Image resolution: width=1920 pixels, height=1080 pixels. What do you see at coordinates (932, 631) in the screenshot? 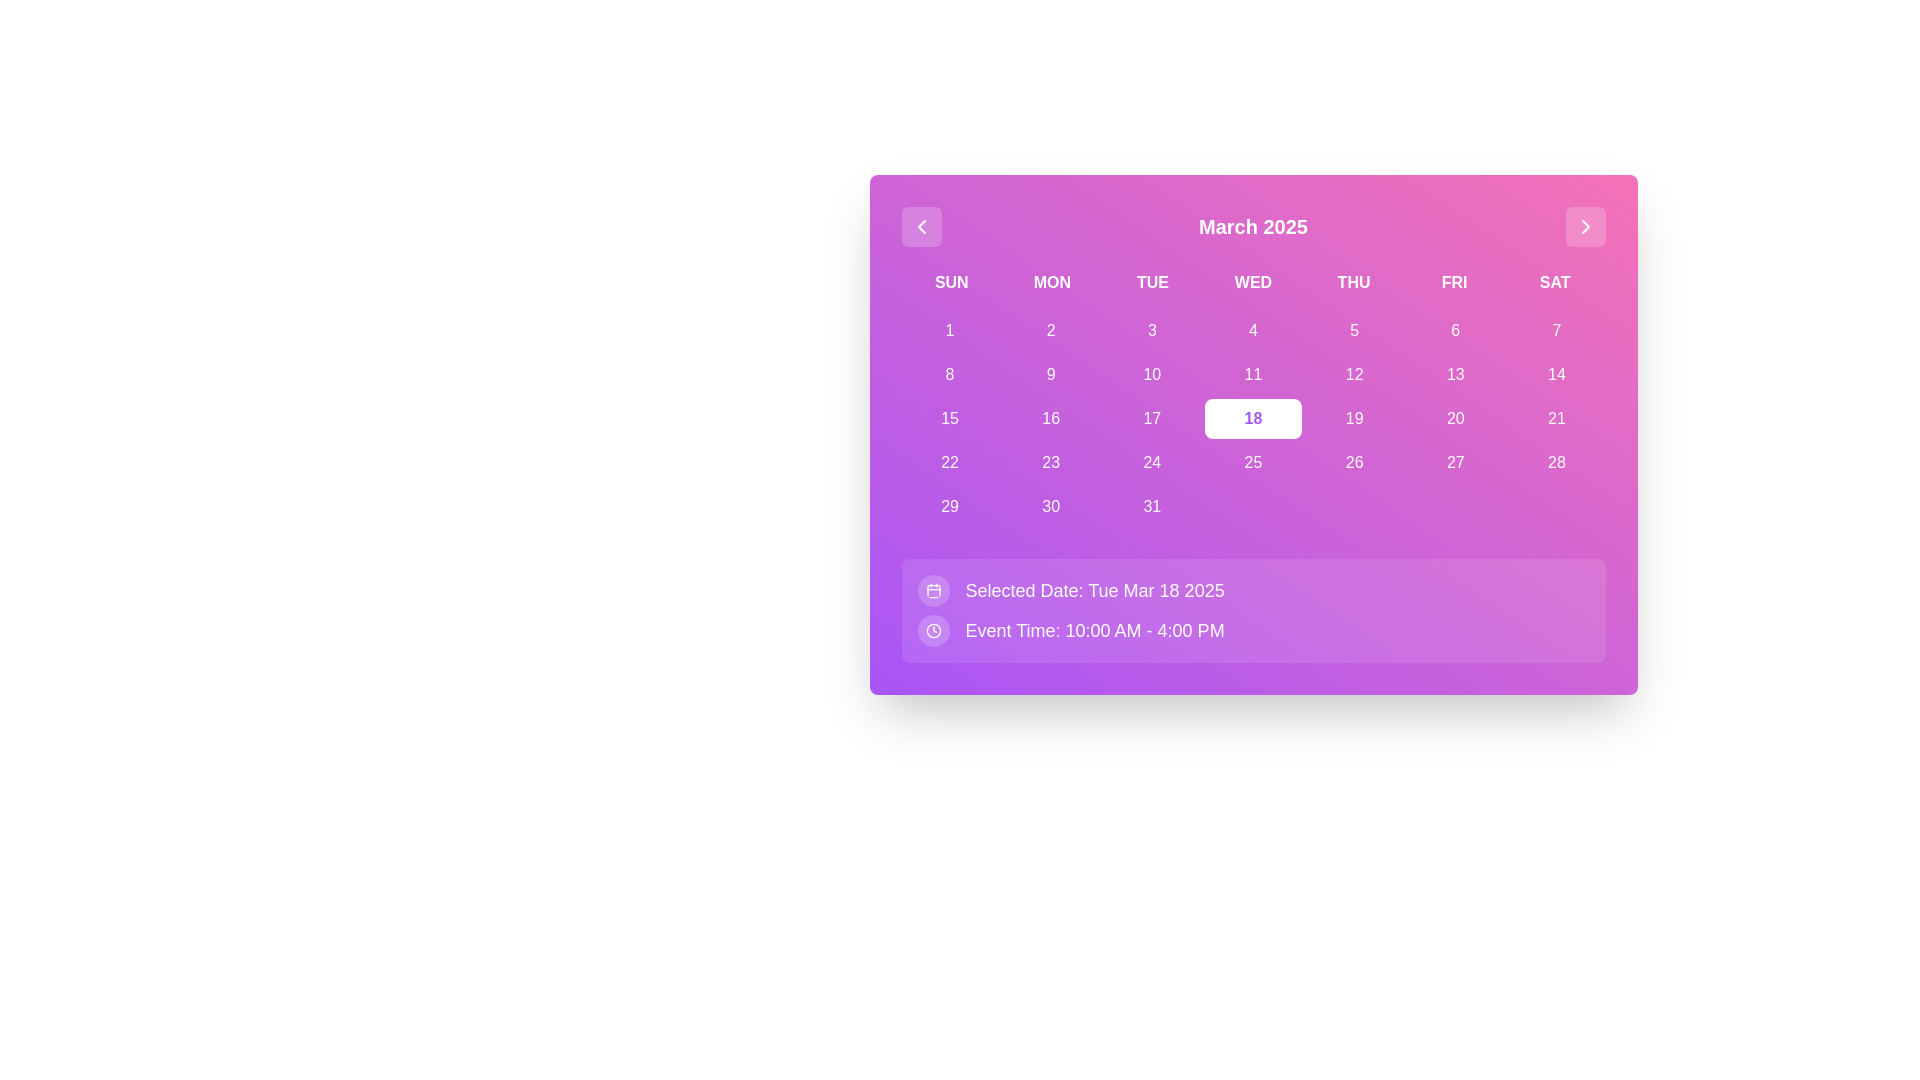
I see `the circular icon with a clock symbol, which is surrounded by a purple background and positioned to the left of the text 'Event Time: 10:00 AM - 4:00 PM'` at bounding box center [932, 631].